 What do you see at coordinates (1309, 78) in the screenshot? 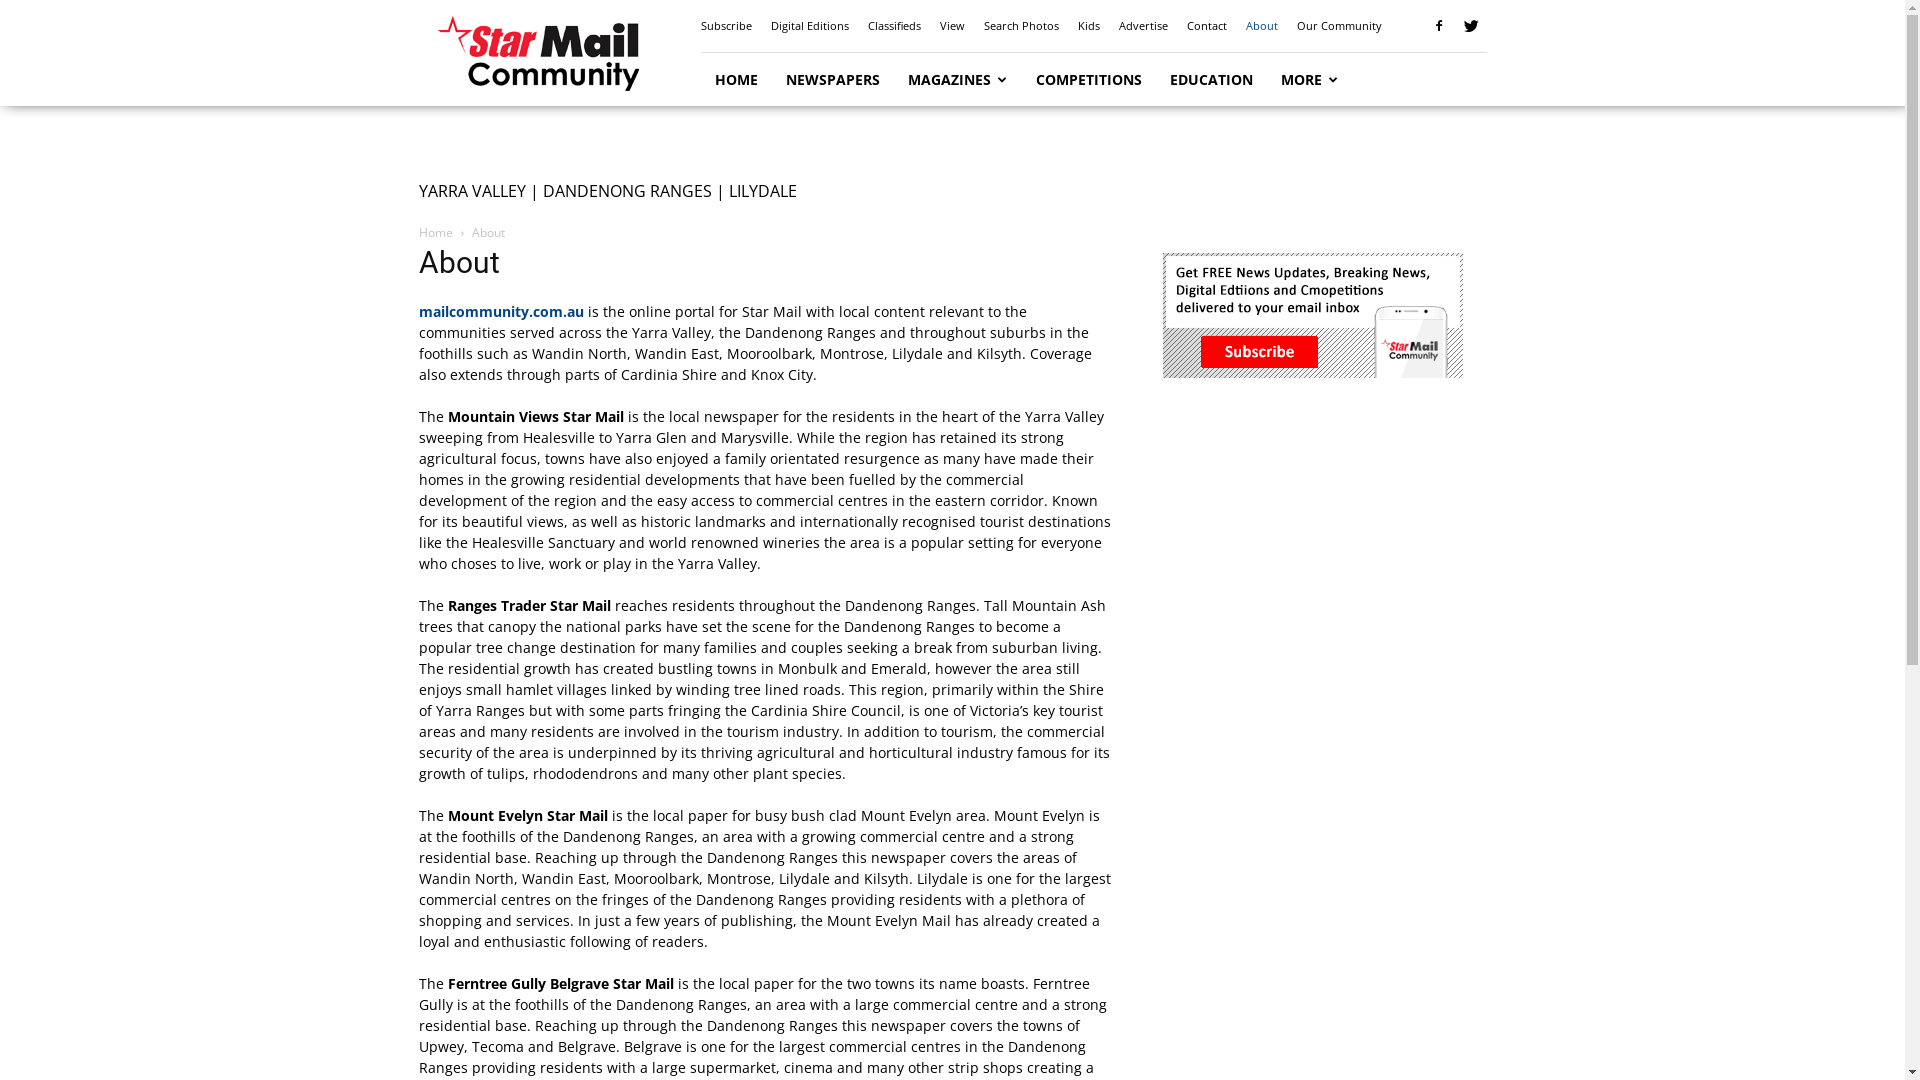
I see `'MORE'` at bounding box center [1309, 78].